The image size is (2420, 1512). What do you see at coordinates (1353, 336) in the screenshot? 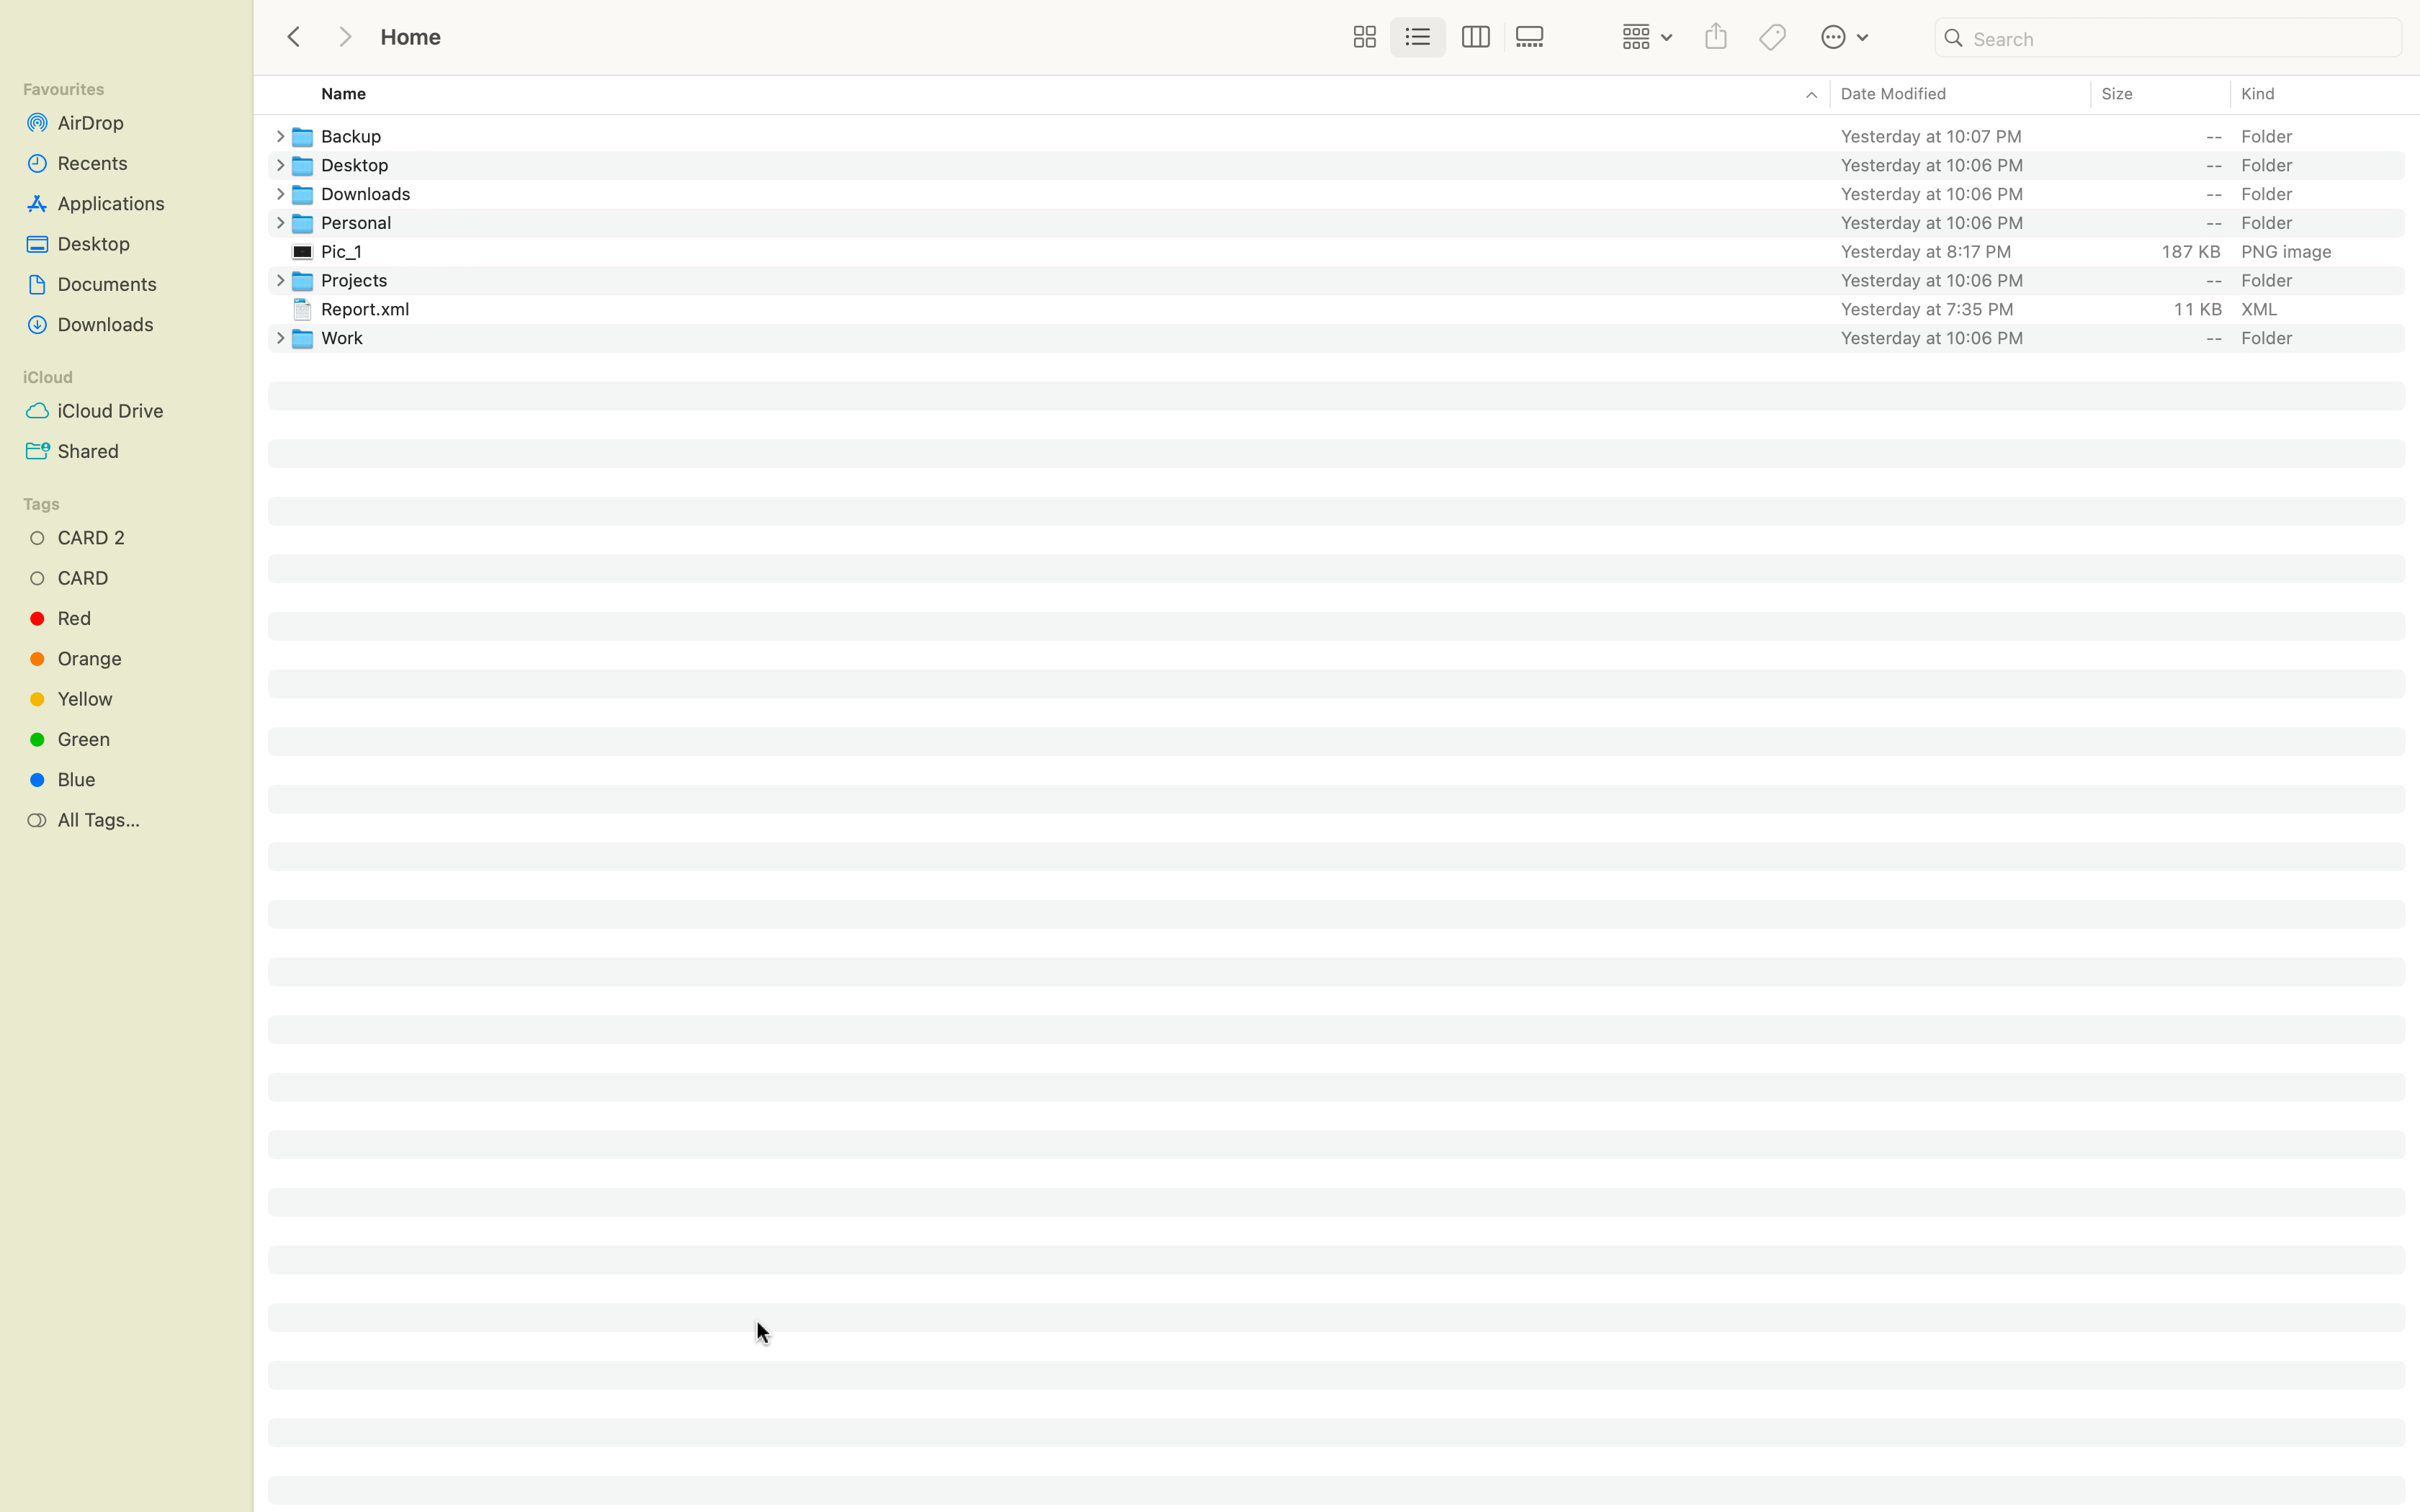
I see `Utilize right-click to eliminate the ultimate folder from the list` at bounding box center [1353, 336].